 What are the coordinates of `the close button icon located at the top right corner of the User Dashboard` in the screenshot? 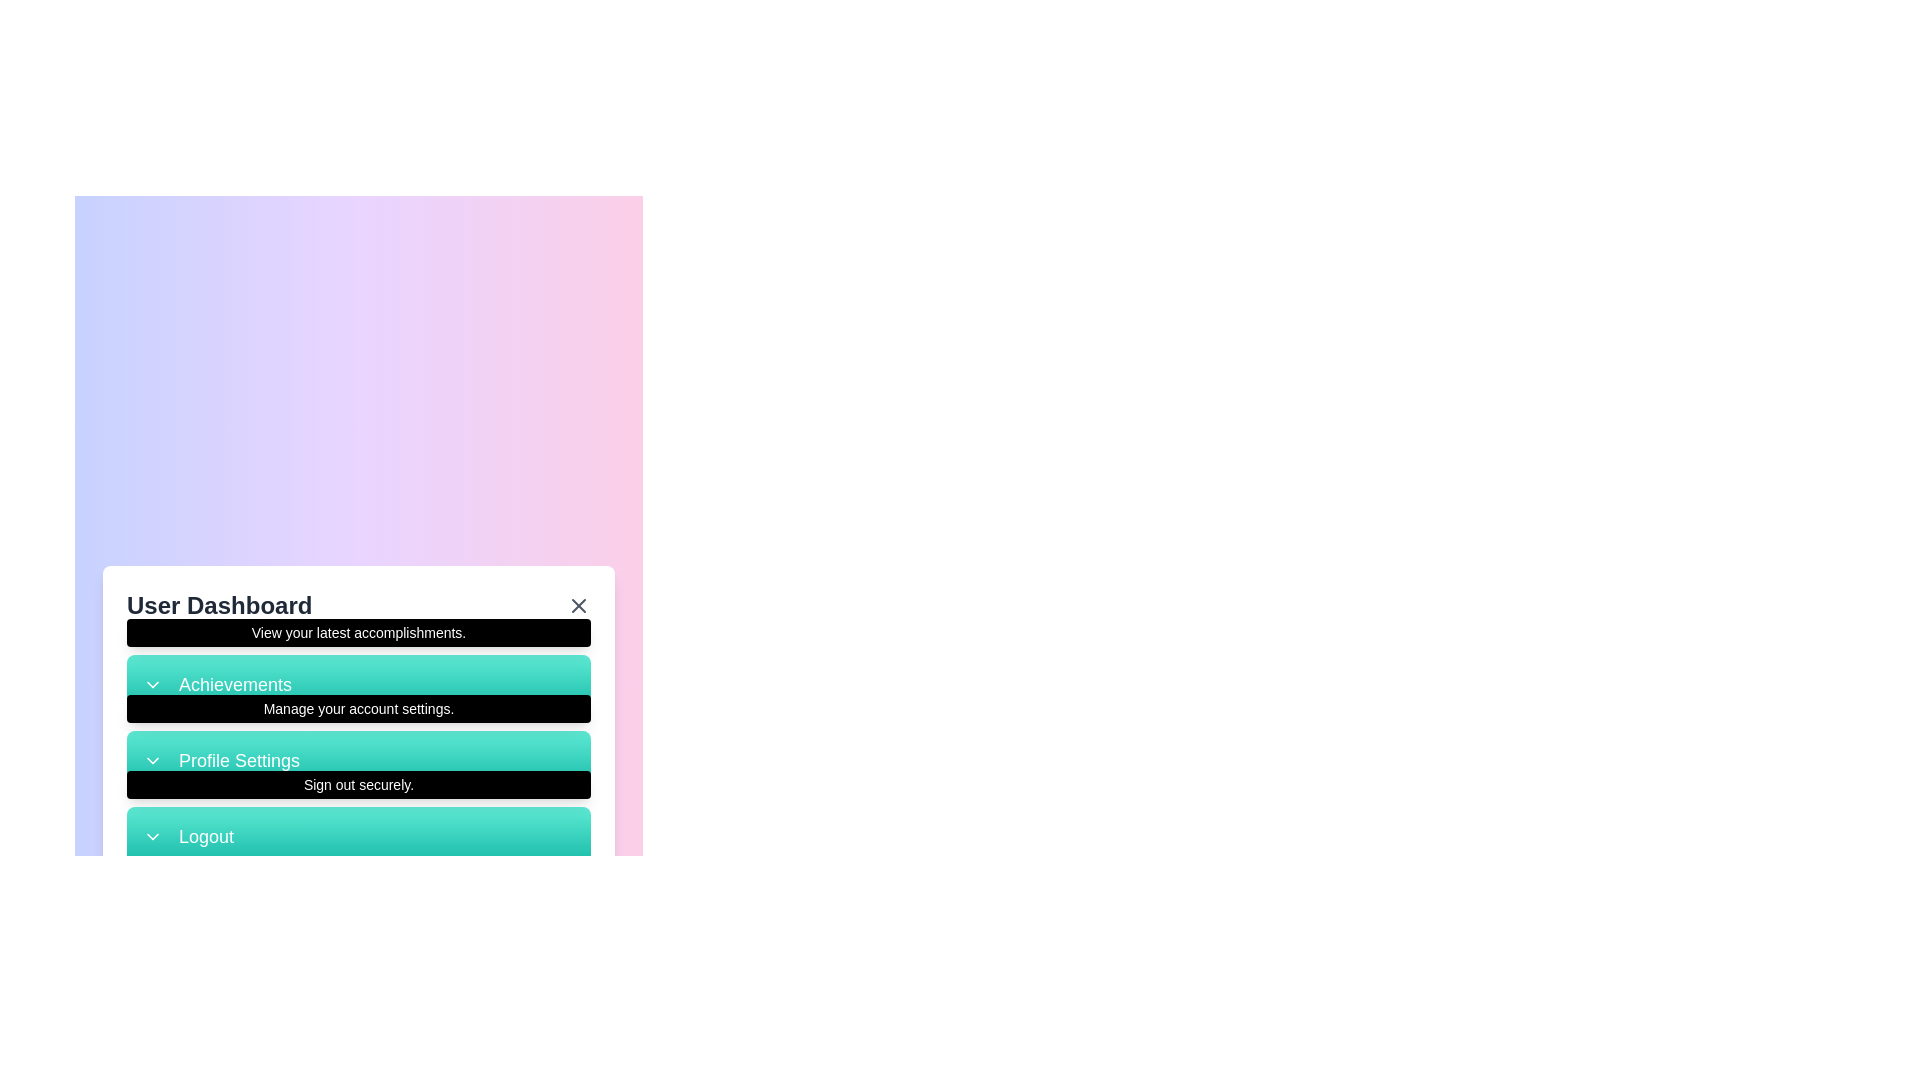 It's located at (578, 604).